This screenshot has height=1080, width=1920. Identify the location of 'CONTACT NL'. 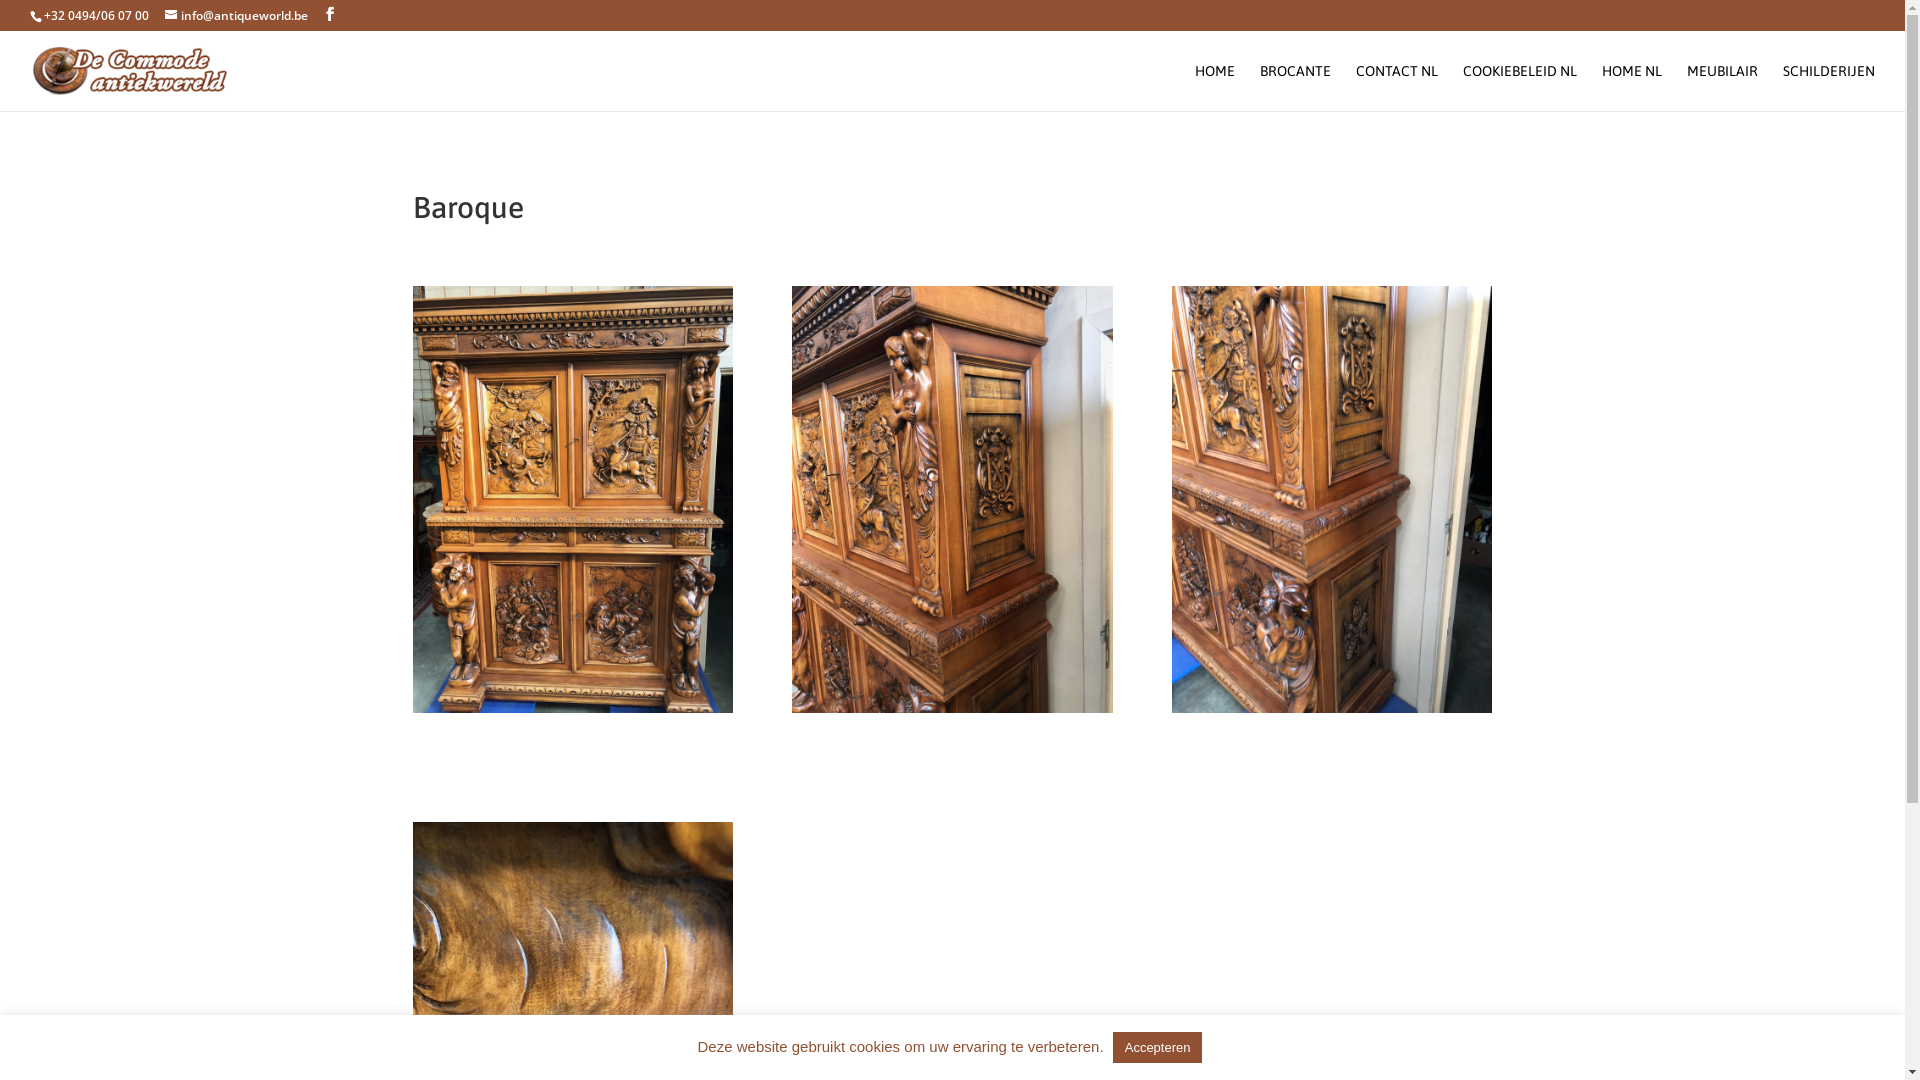
(1395, 86).